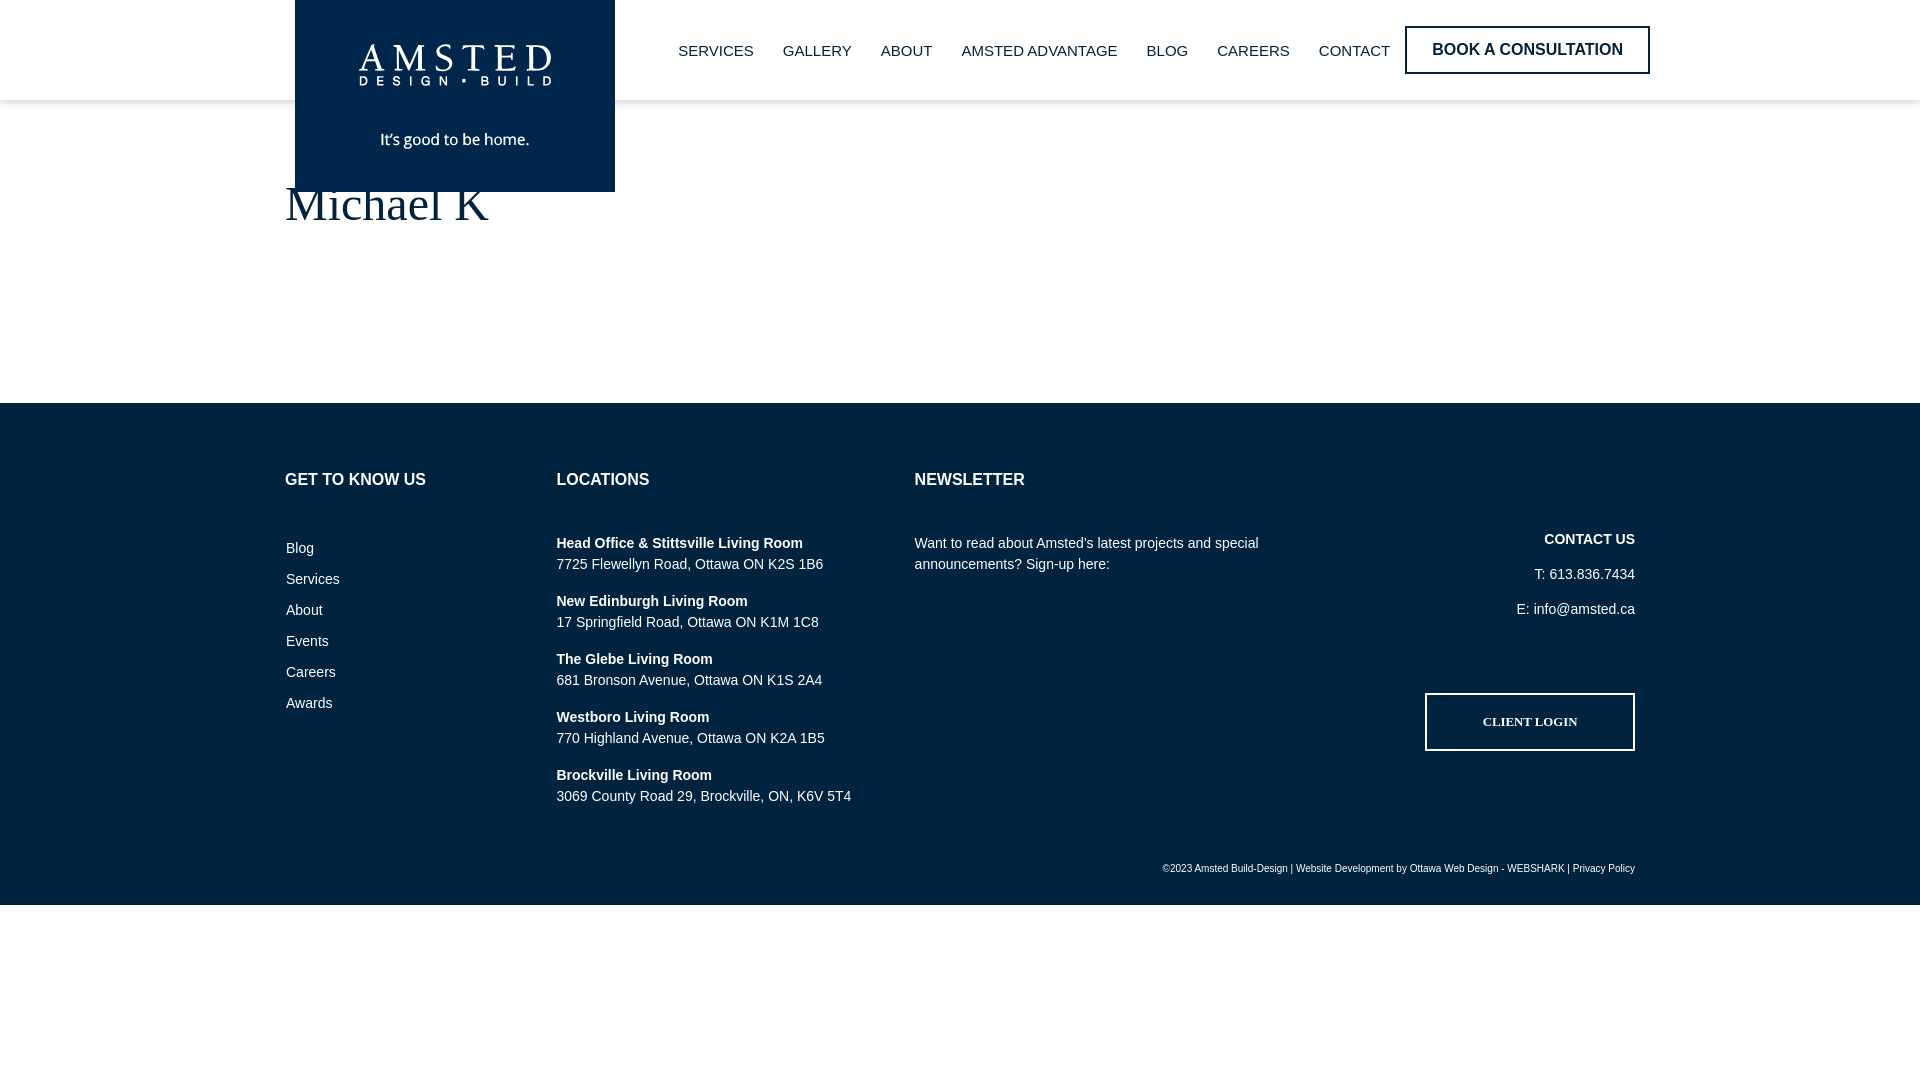  What do you see at coordinates (686, 620) in the screenshot?
I see `'17 Springfield Road, Ottawa ON K1M 1C8'` at bounding box center [686, 620].